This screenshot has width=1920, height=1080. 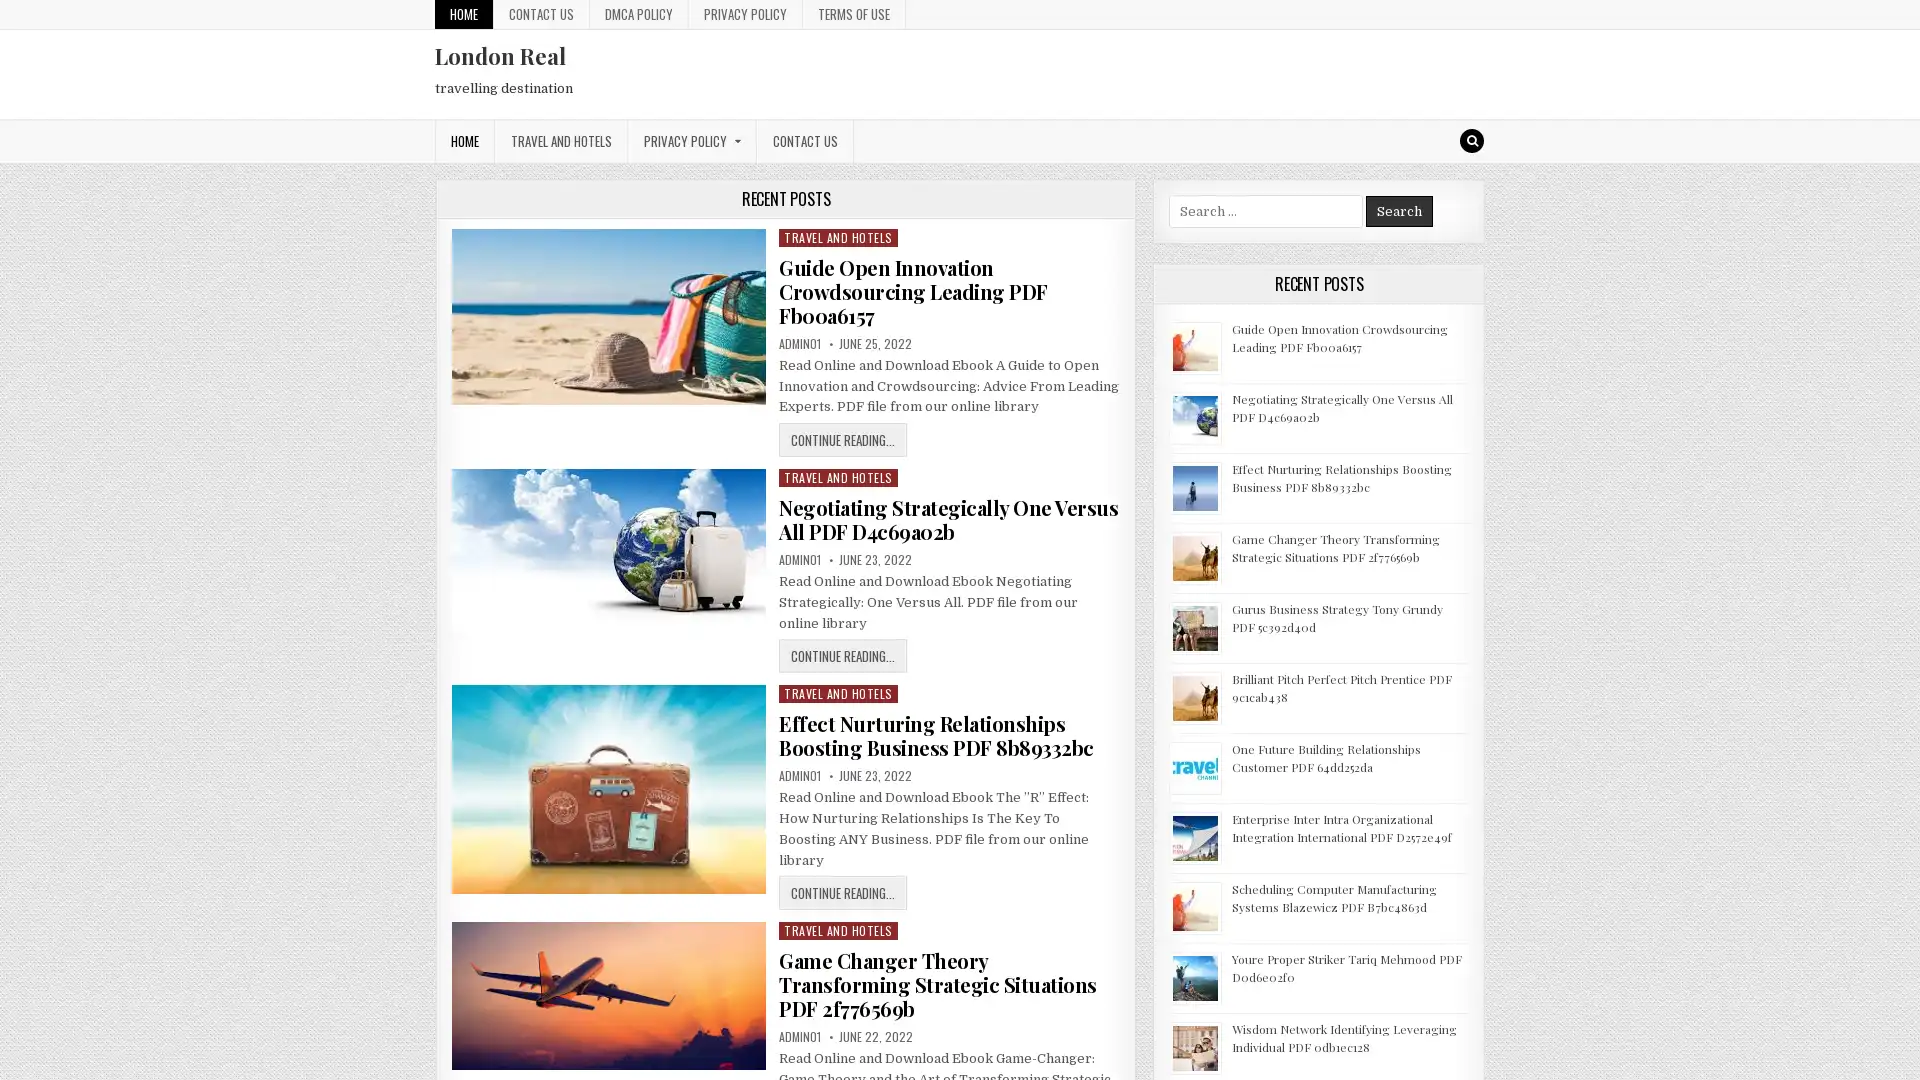 What do you see at coordinates (1398, 211) in the screenshot?
I see `Search` at bounding box center [1398, 211].